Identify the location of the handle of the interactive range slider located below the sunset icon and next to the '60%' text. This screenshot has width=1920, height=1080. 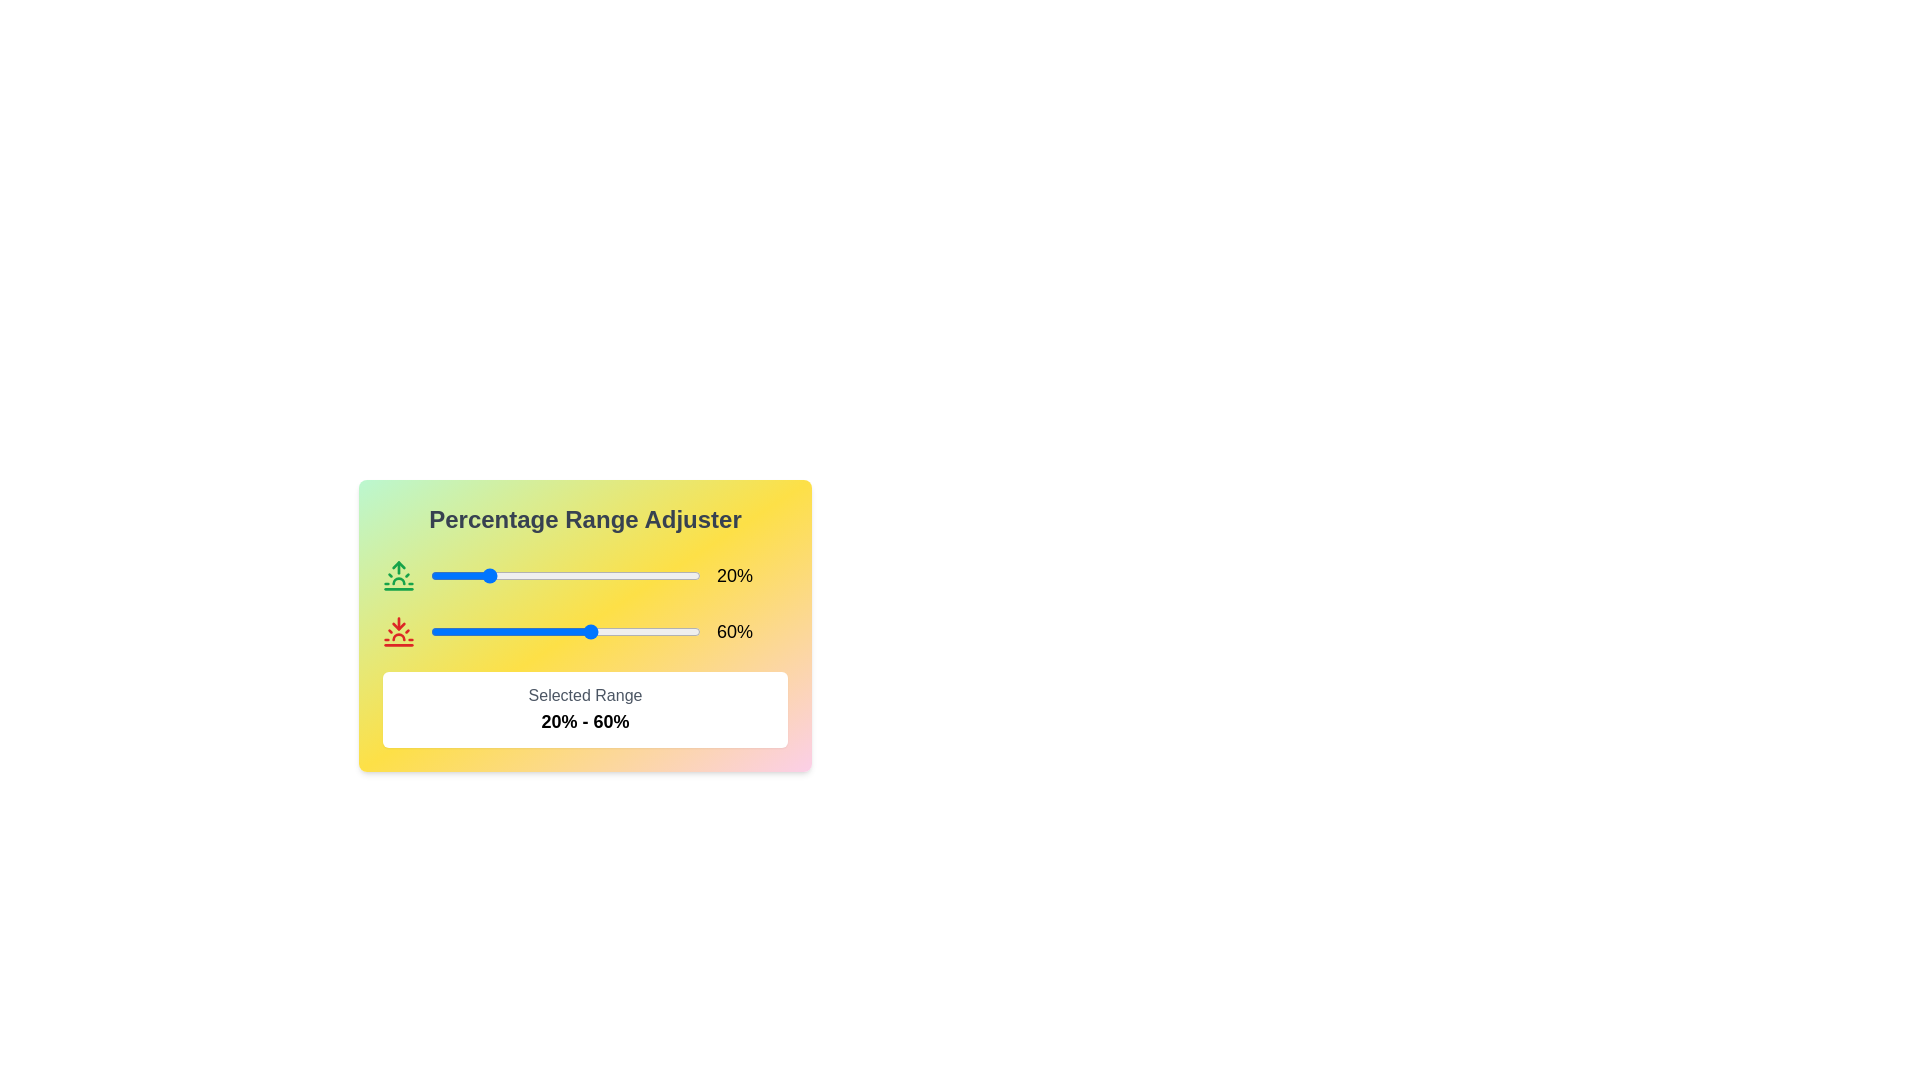
(565, 632).